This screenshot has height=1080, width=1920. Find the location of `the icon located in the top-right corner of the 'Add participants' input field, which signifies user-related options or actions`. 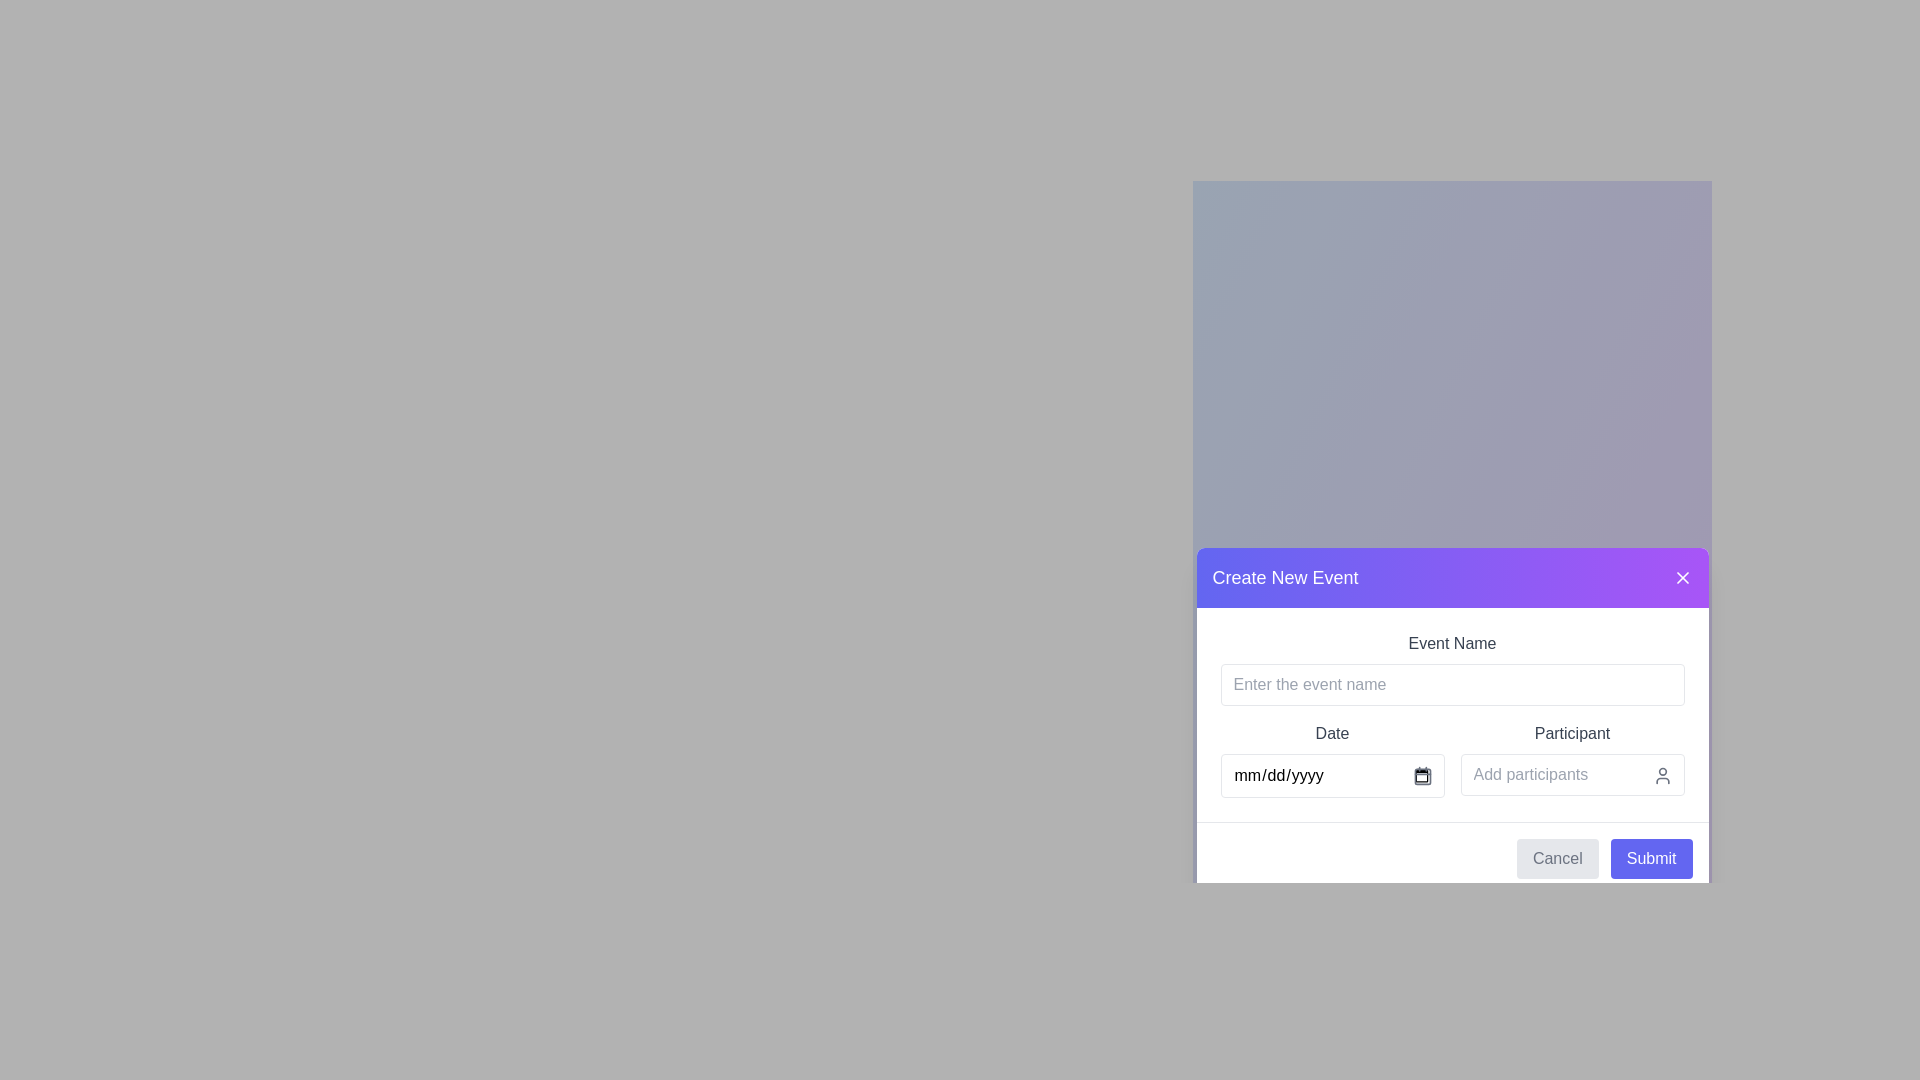

the icon located in the top-right corner of the 'Add participants' input field, which signifies user-related options or actions is located at coordinates (1662, 774).